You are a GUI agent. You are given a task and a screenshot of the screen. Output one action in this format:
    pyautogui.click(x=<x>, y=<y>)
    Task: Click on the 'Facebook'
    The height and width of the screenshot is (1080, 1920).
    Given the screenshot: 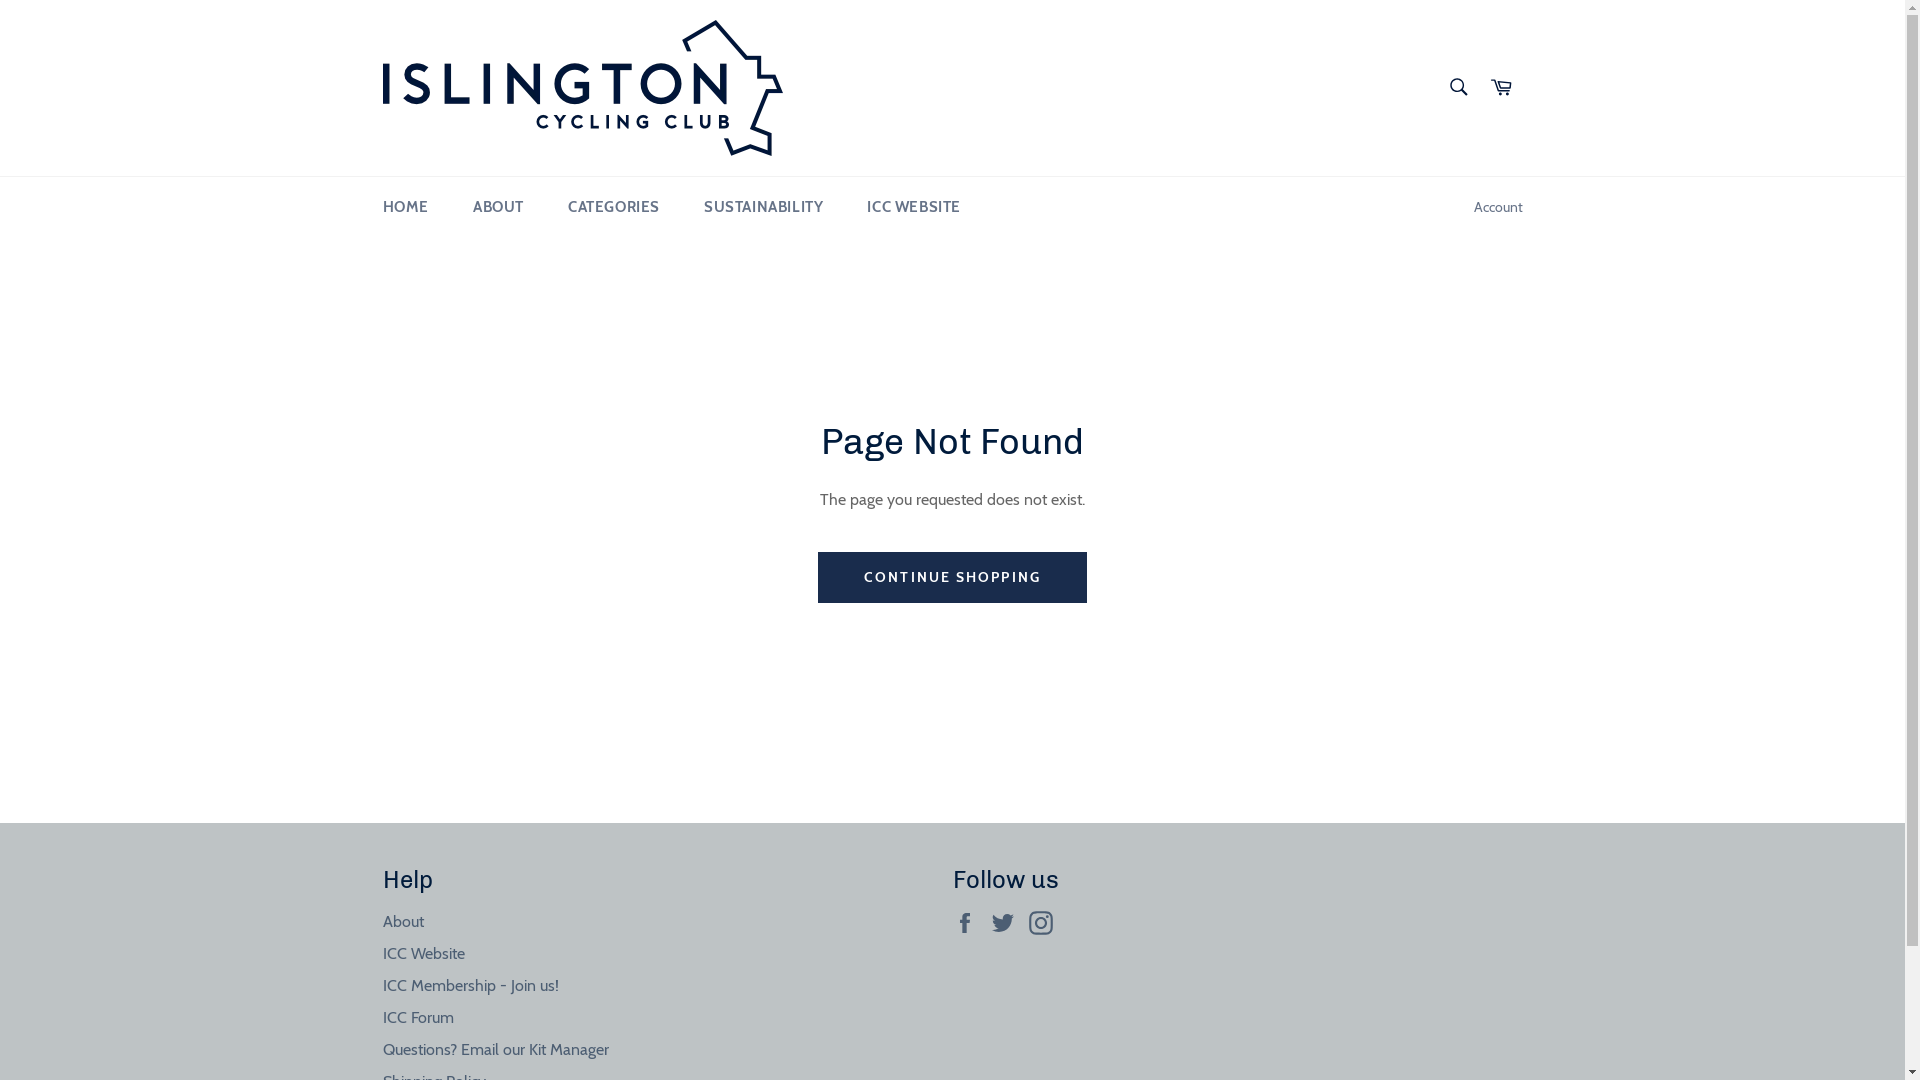 What is the action you would take?
    pyautogui.click(x=950, y=922)
    